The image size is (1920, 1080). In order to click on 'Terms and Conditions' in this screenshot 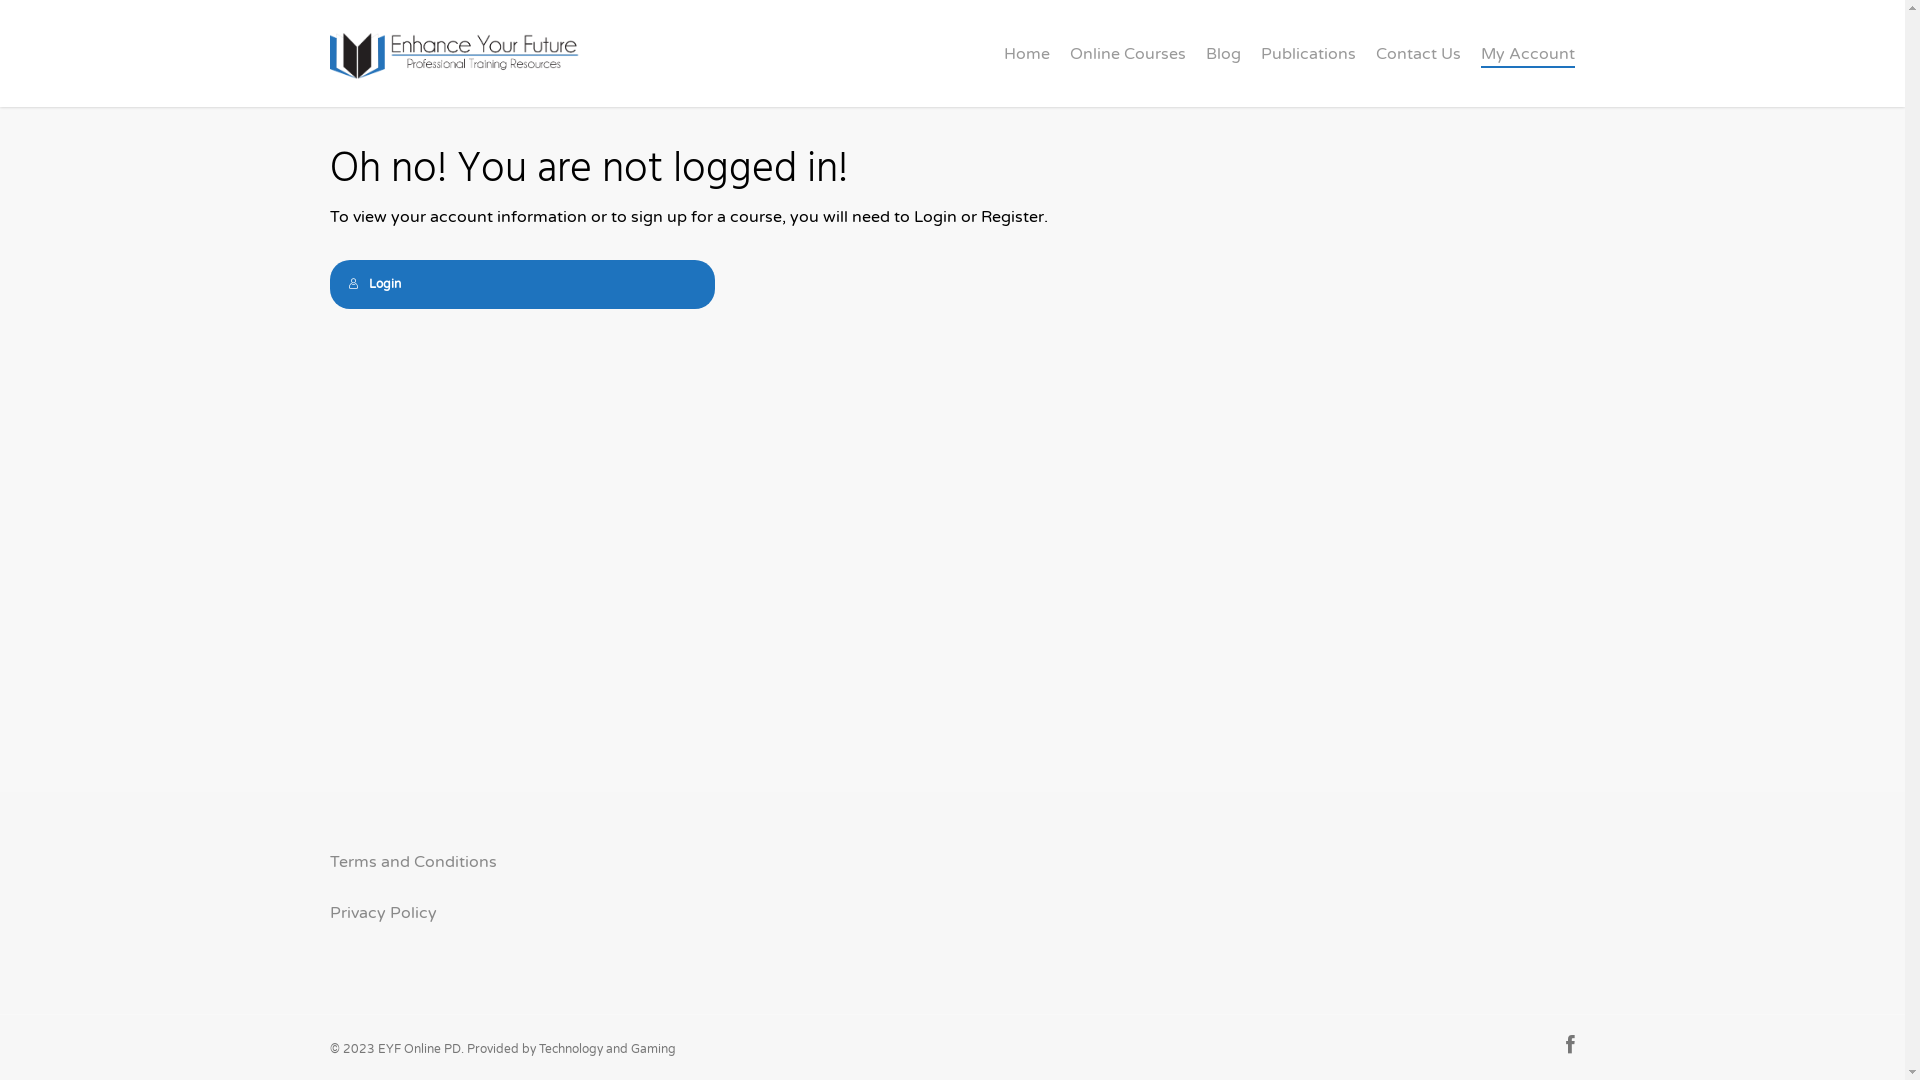, I will do `click(412, 860)`.